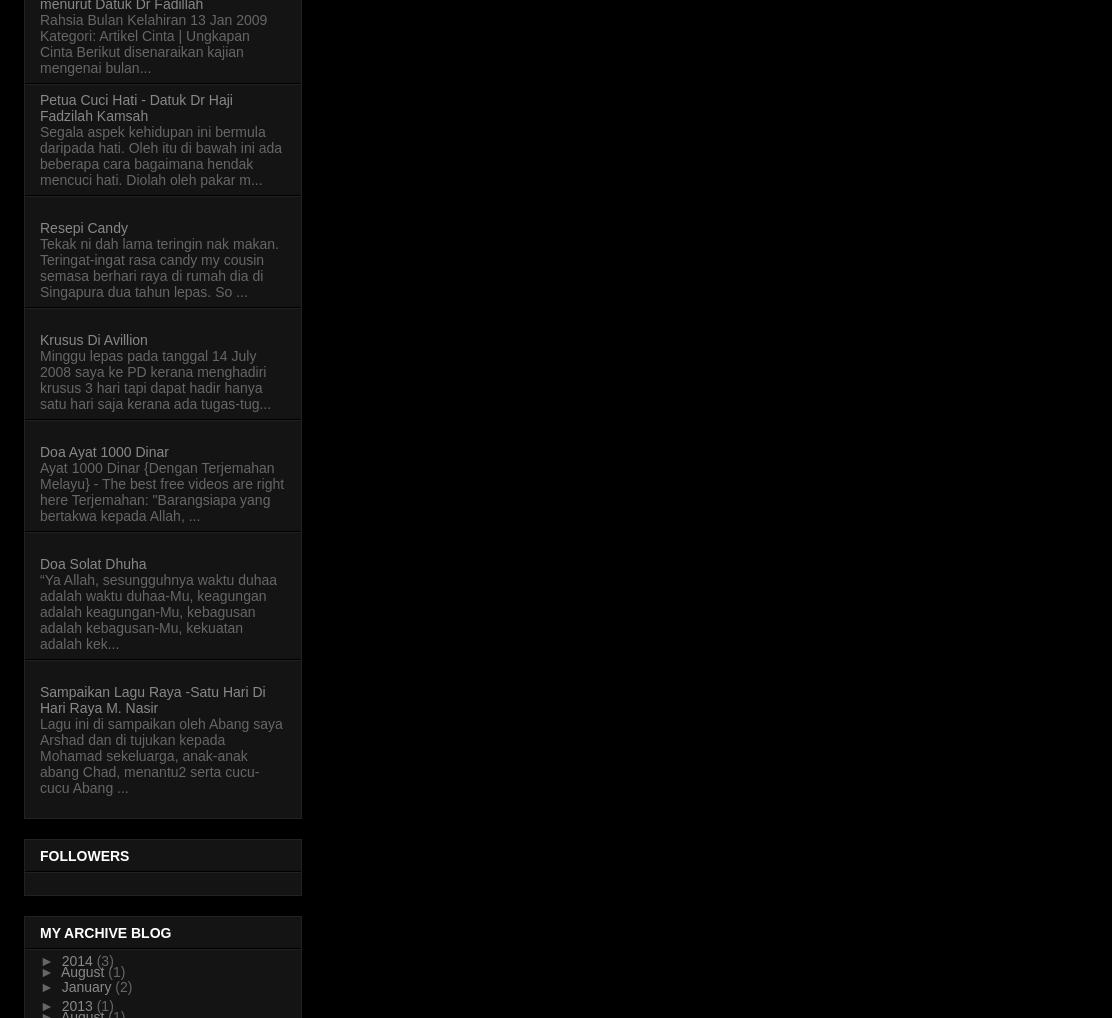 This screenshot has height=1018, width=1112. Describe the element at coordinates (158, 610) in the screenshot. I see `'“Ya Allah, sesungguhnya waktu duhaa adalah waktu duhaa-Mu, keagungan adalah keagungan-Mu, kebagusan adalah kebagusan-Mu, kekuatan adalah kek...'` at that location.